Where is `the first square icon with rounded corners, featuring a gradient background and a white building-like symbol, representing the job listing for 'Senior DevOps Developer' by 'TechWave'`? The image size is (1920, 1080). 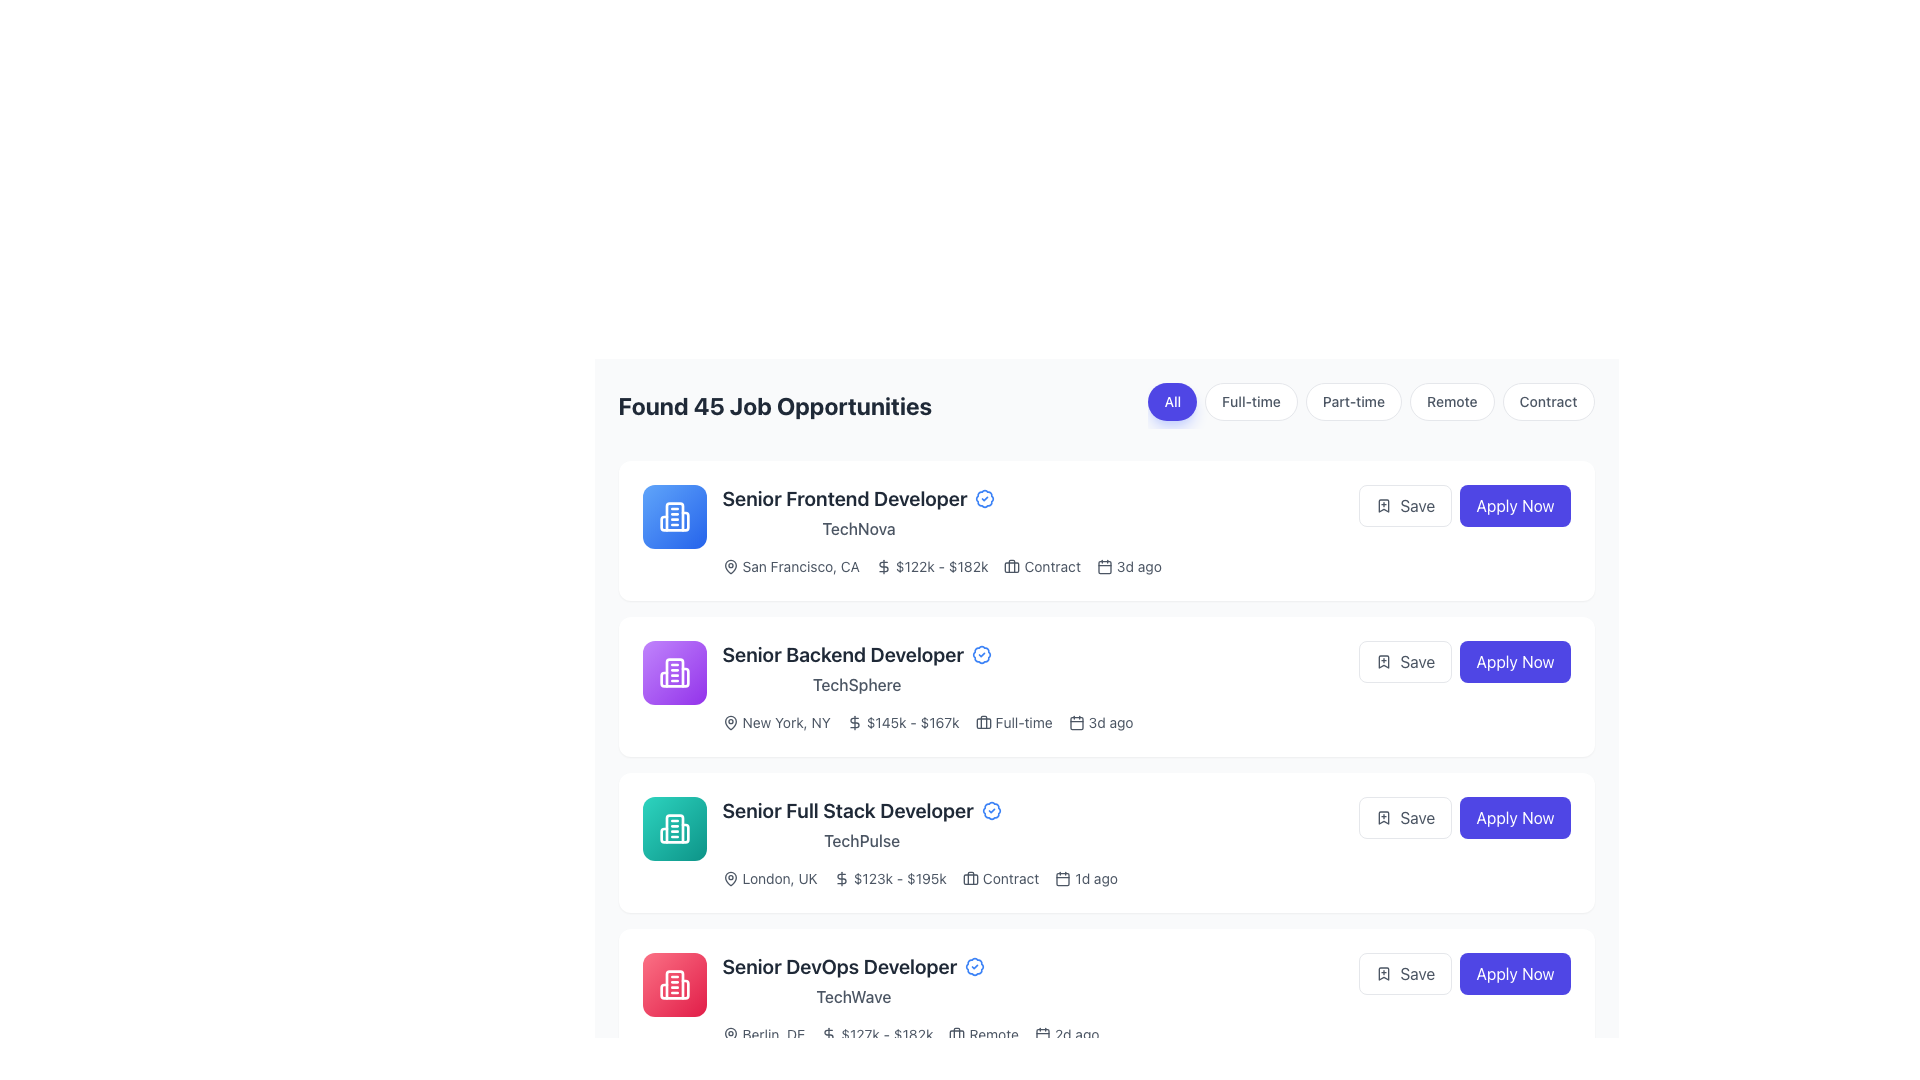 the first square icon with rounded corners, featuring a gradient background and a white building-like symbol, representing the job listing for 'Senior DevOps Developer' by 'TechWave' is located at coordinates (674, 983).